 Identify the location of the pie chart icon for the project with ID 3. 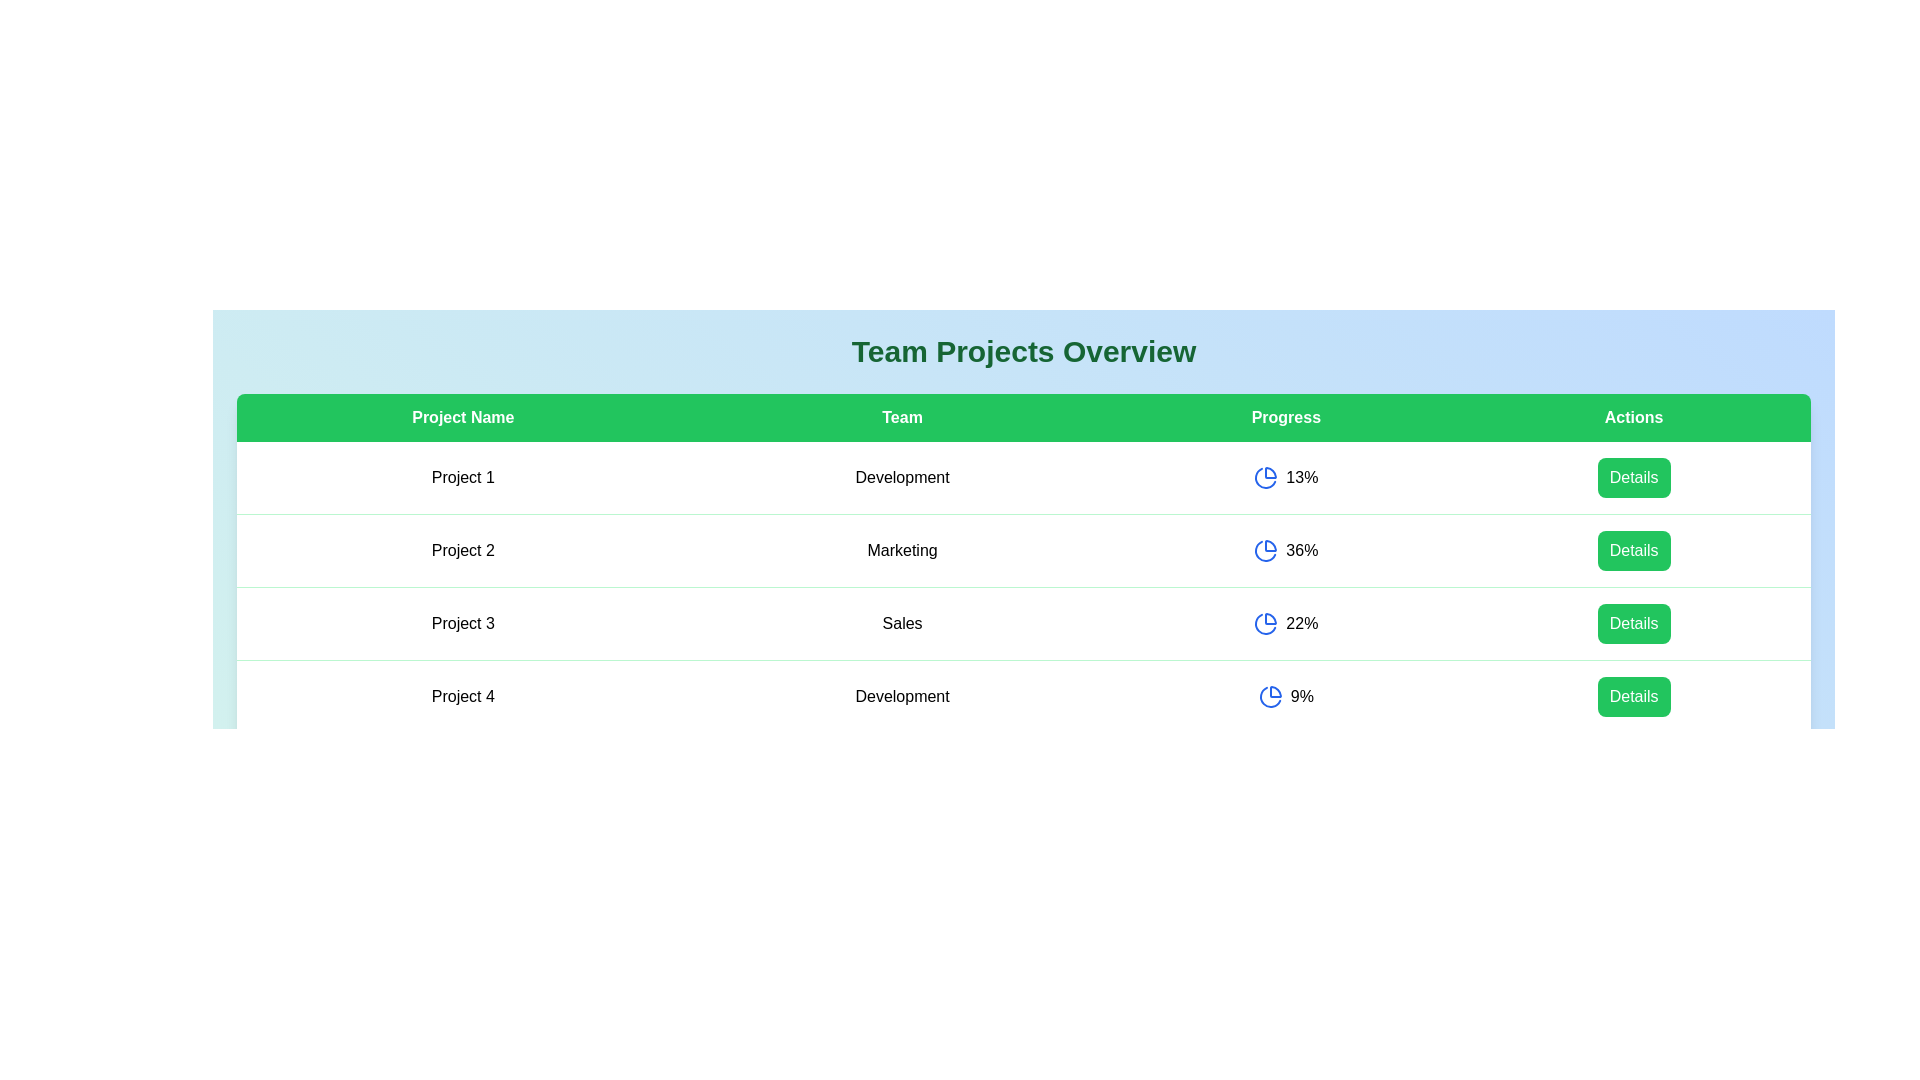
(1265, 623).